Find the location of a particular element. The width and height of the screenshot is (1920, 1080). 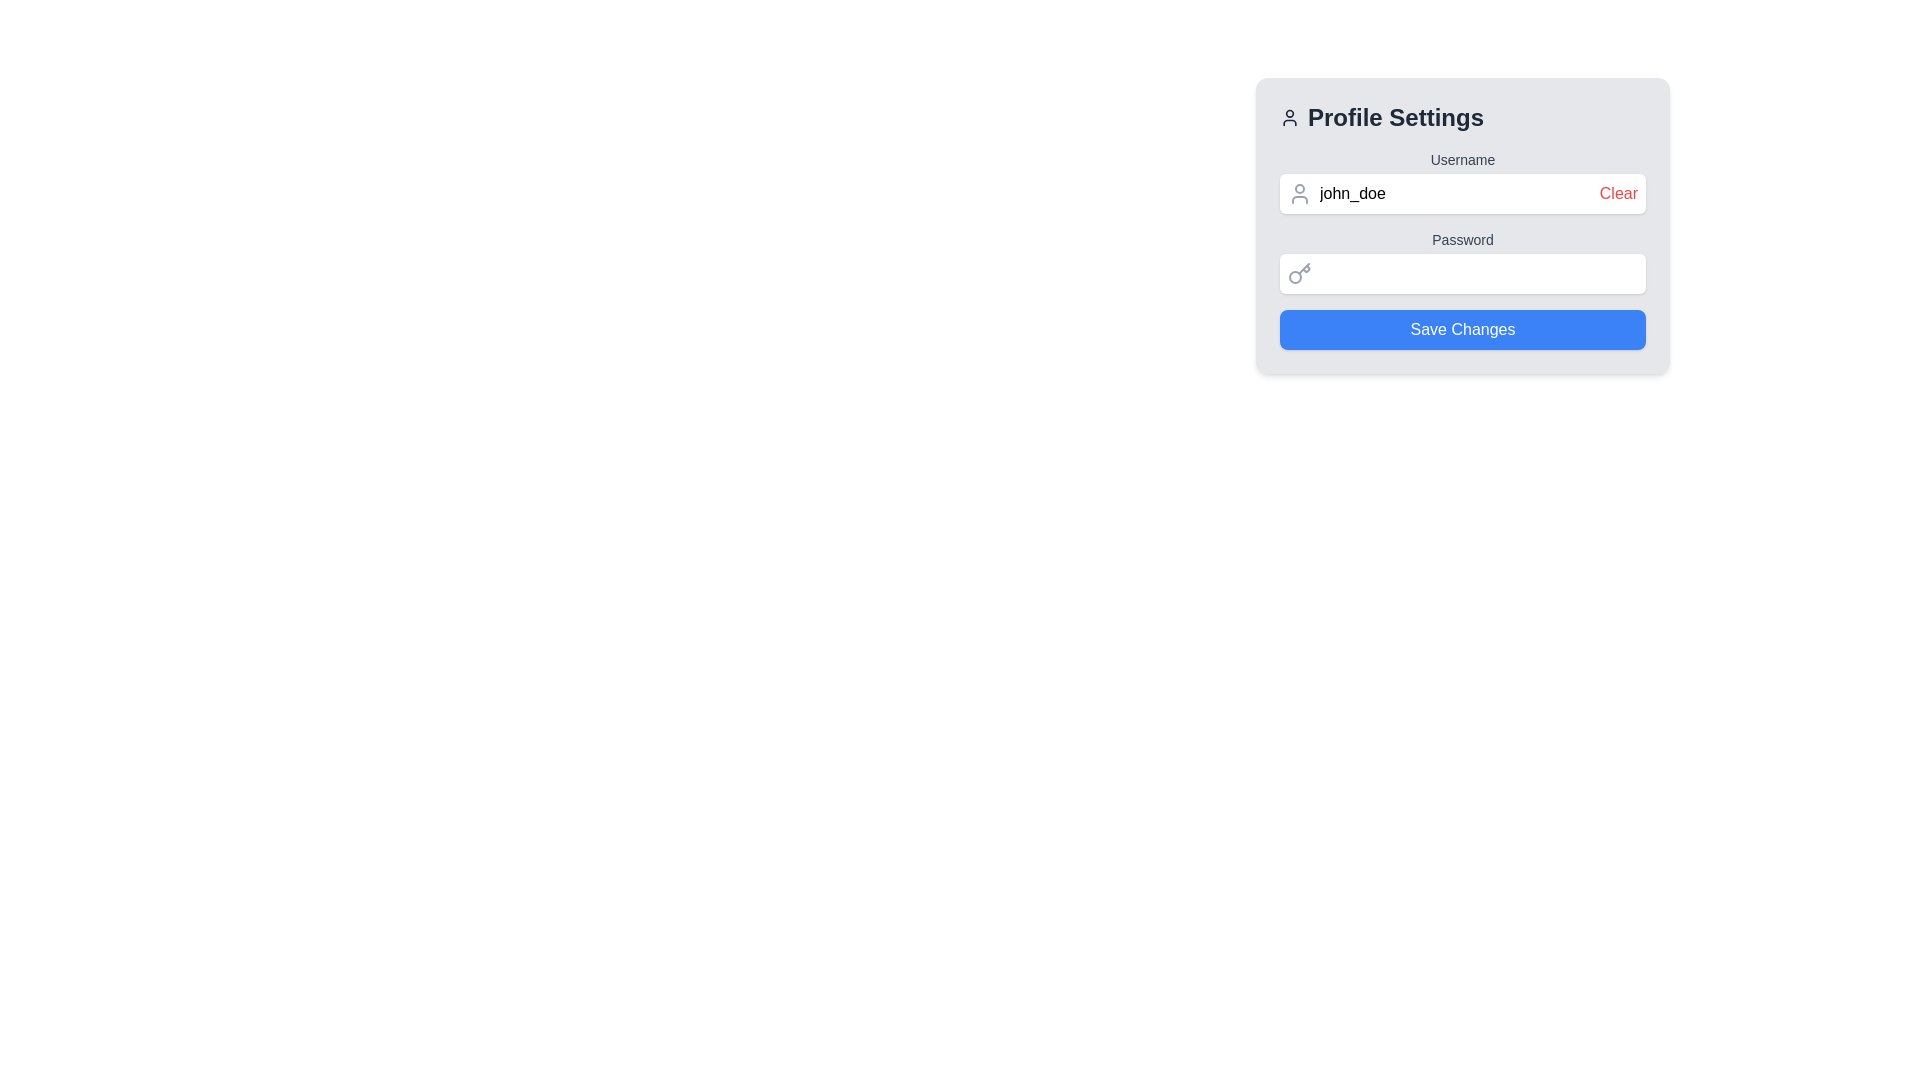

the 'Save Changes' button located at the bottom of the profile settings section is located at coordinates (1463, 329).